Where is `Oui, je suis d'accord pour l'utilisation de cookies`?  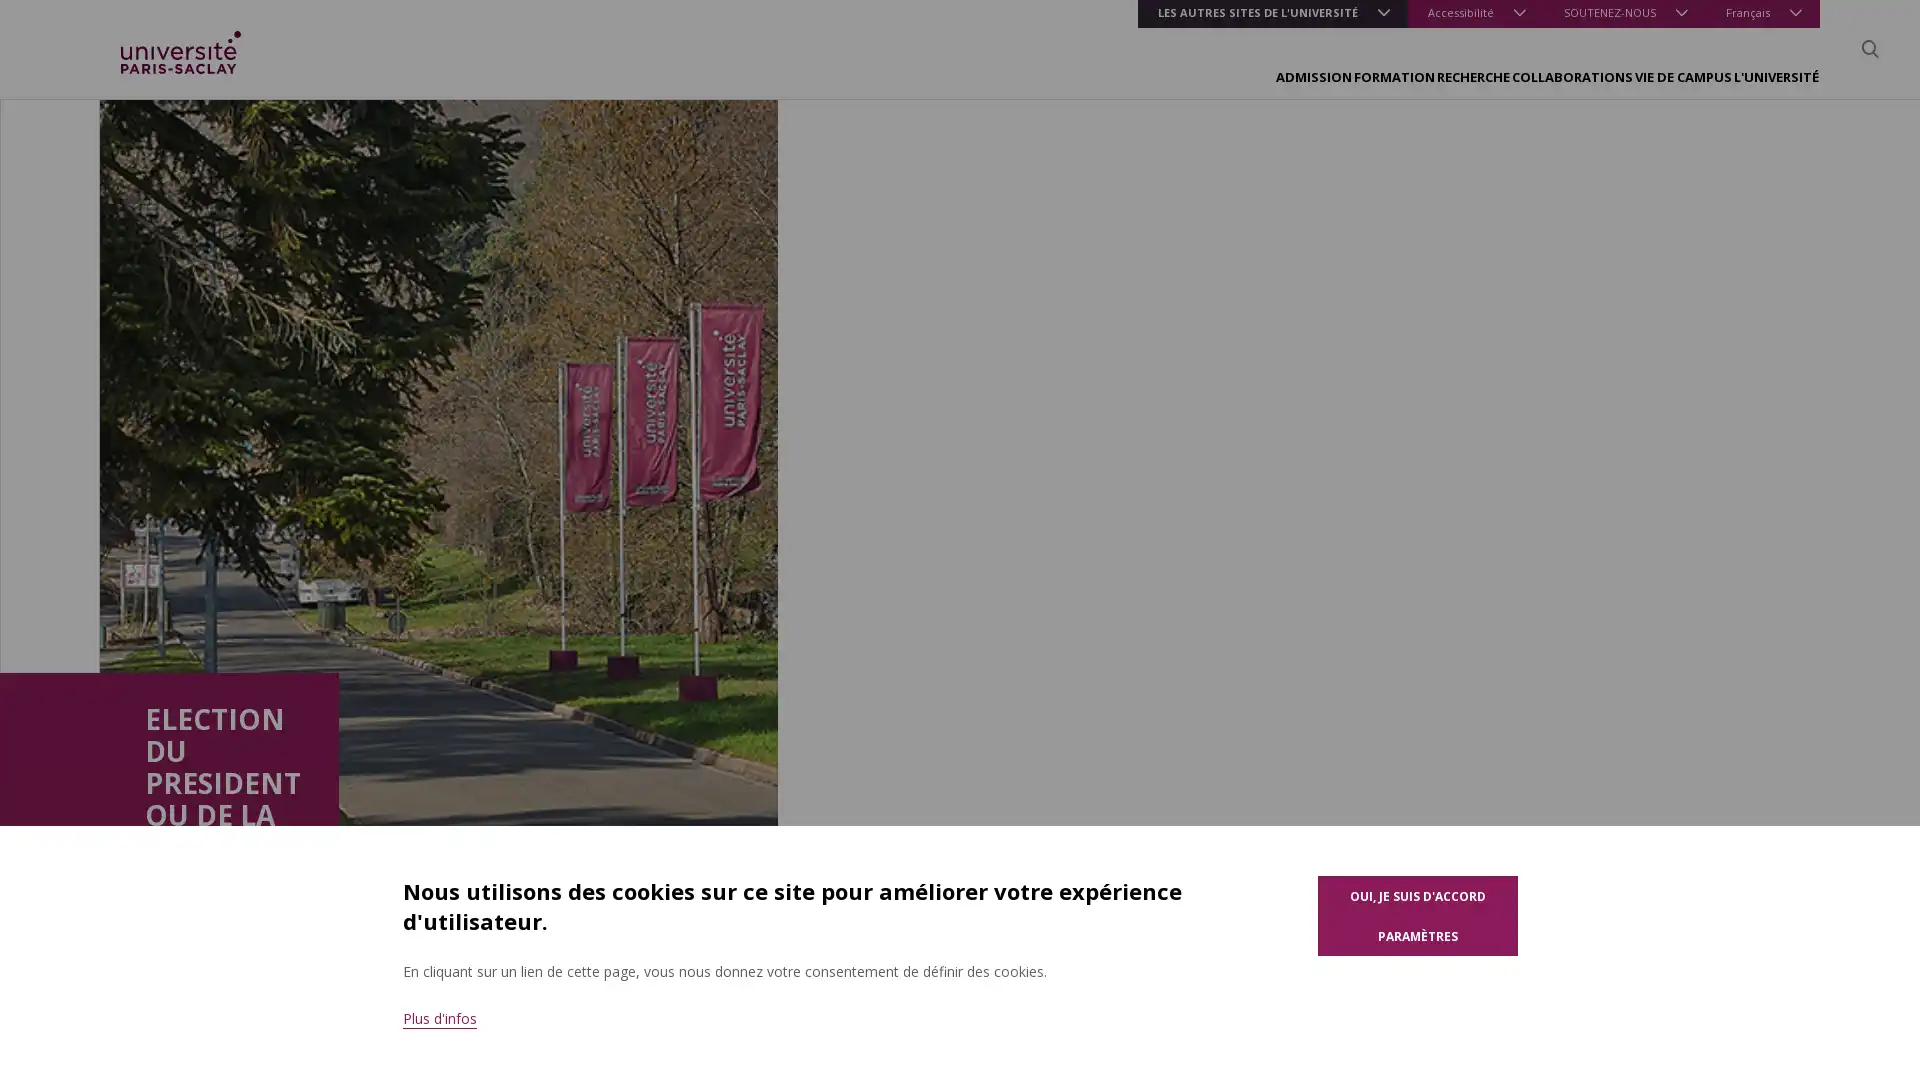
Oui, je suis d'accord pour l'utilisation de cookies is located at coordinates (1415, 894).